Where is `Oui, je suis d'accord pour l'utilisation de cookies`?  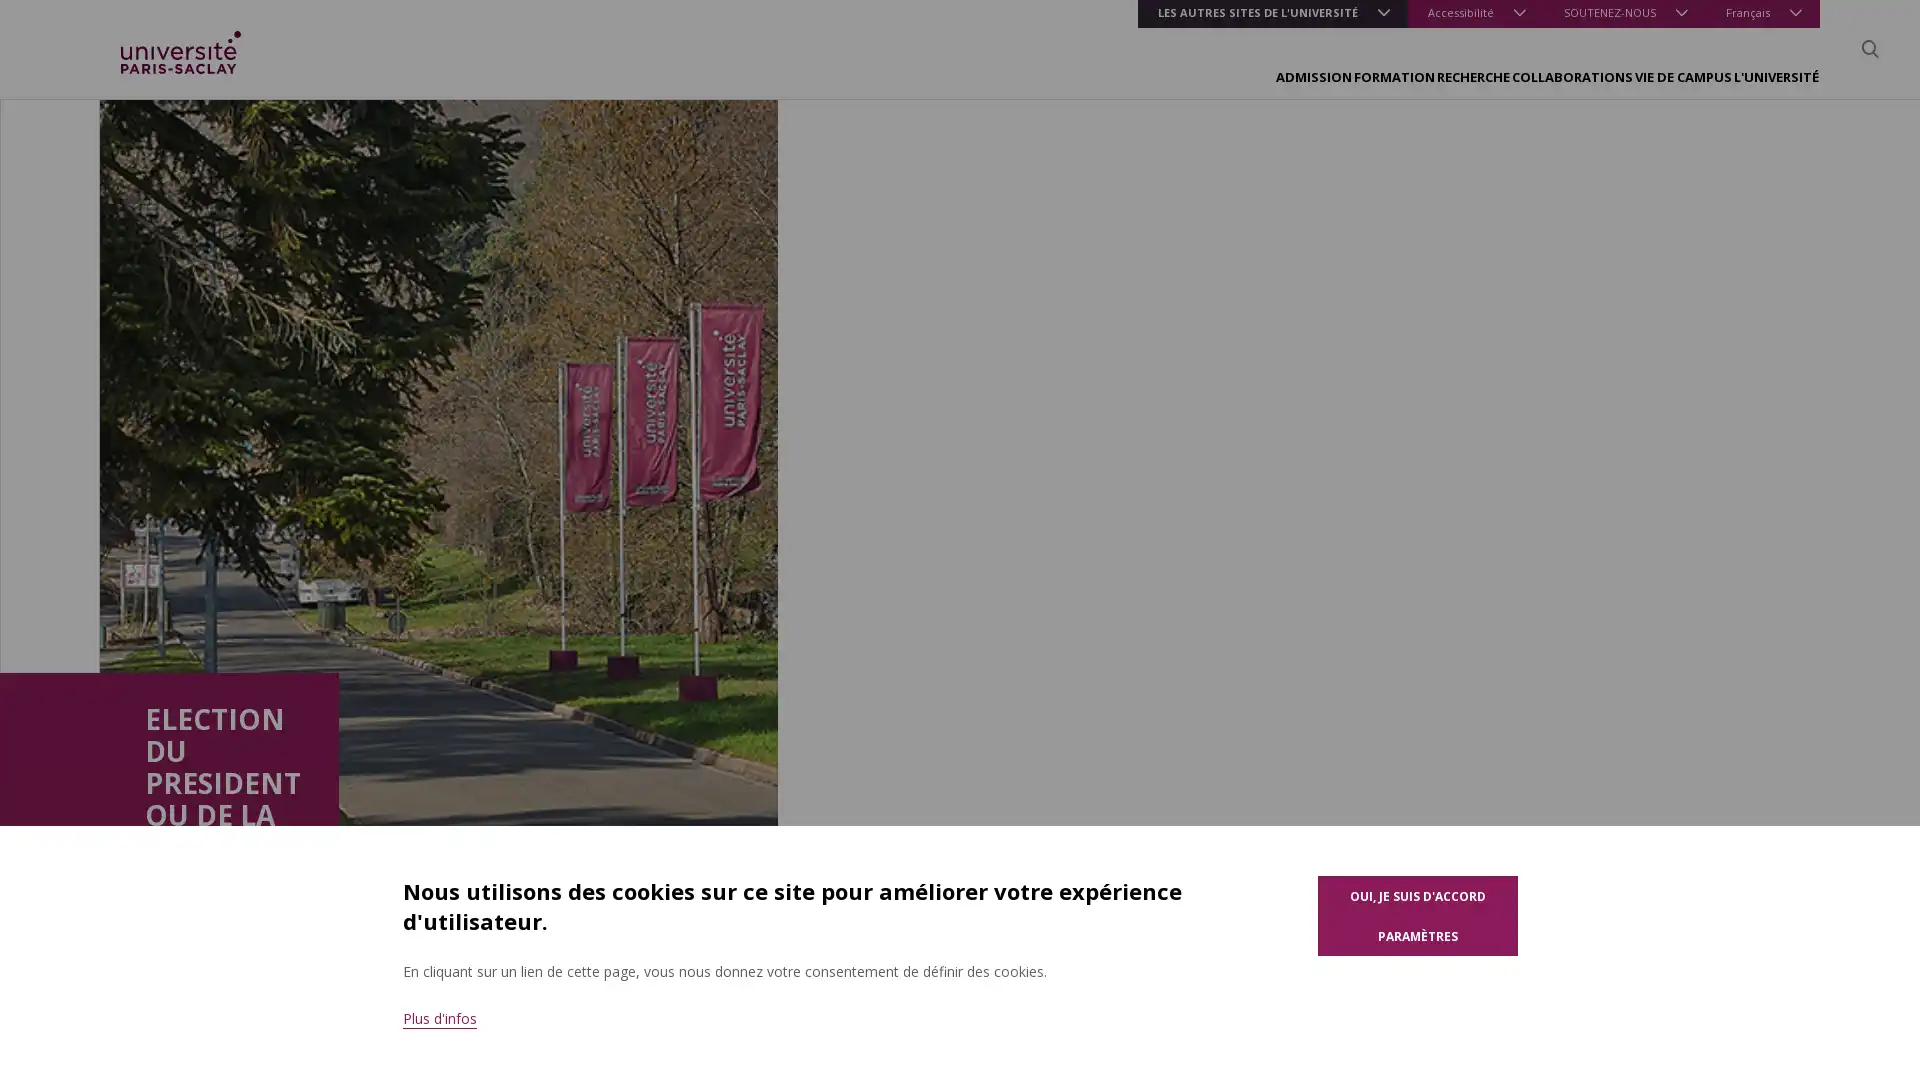
Oui, je suis d'accord pour l'utilisation de cookies is located at coordinates (1415, 894).